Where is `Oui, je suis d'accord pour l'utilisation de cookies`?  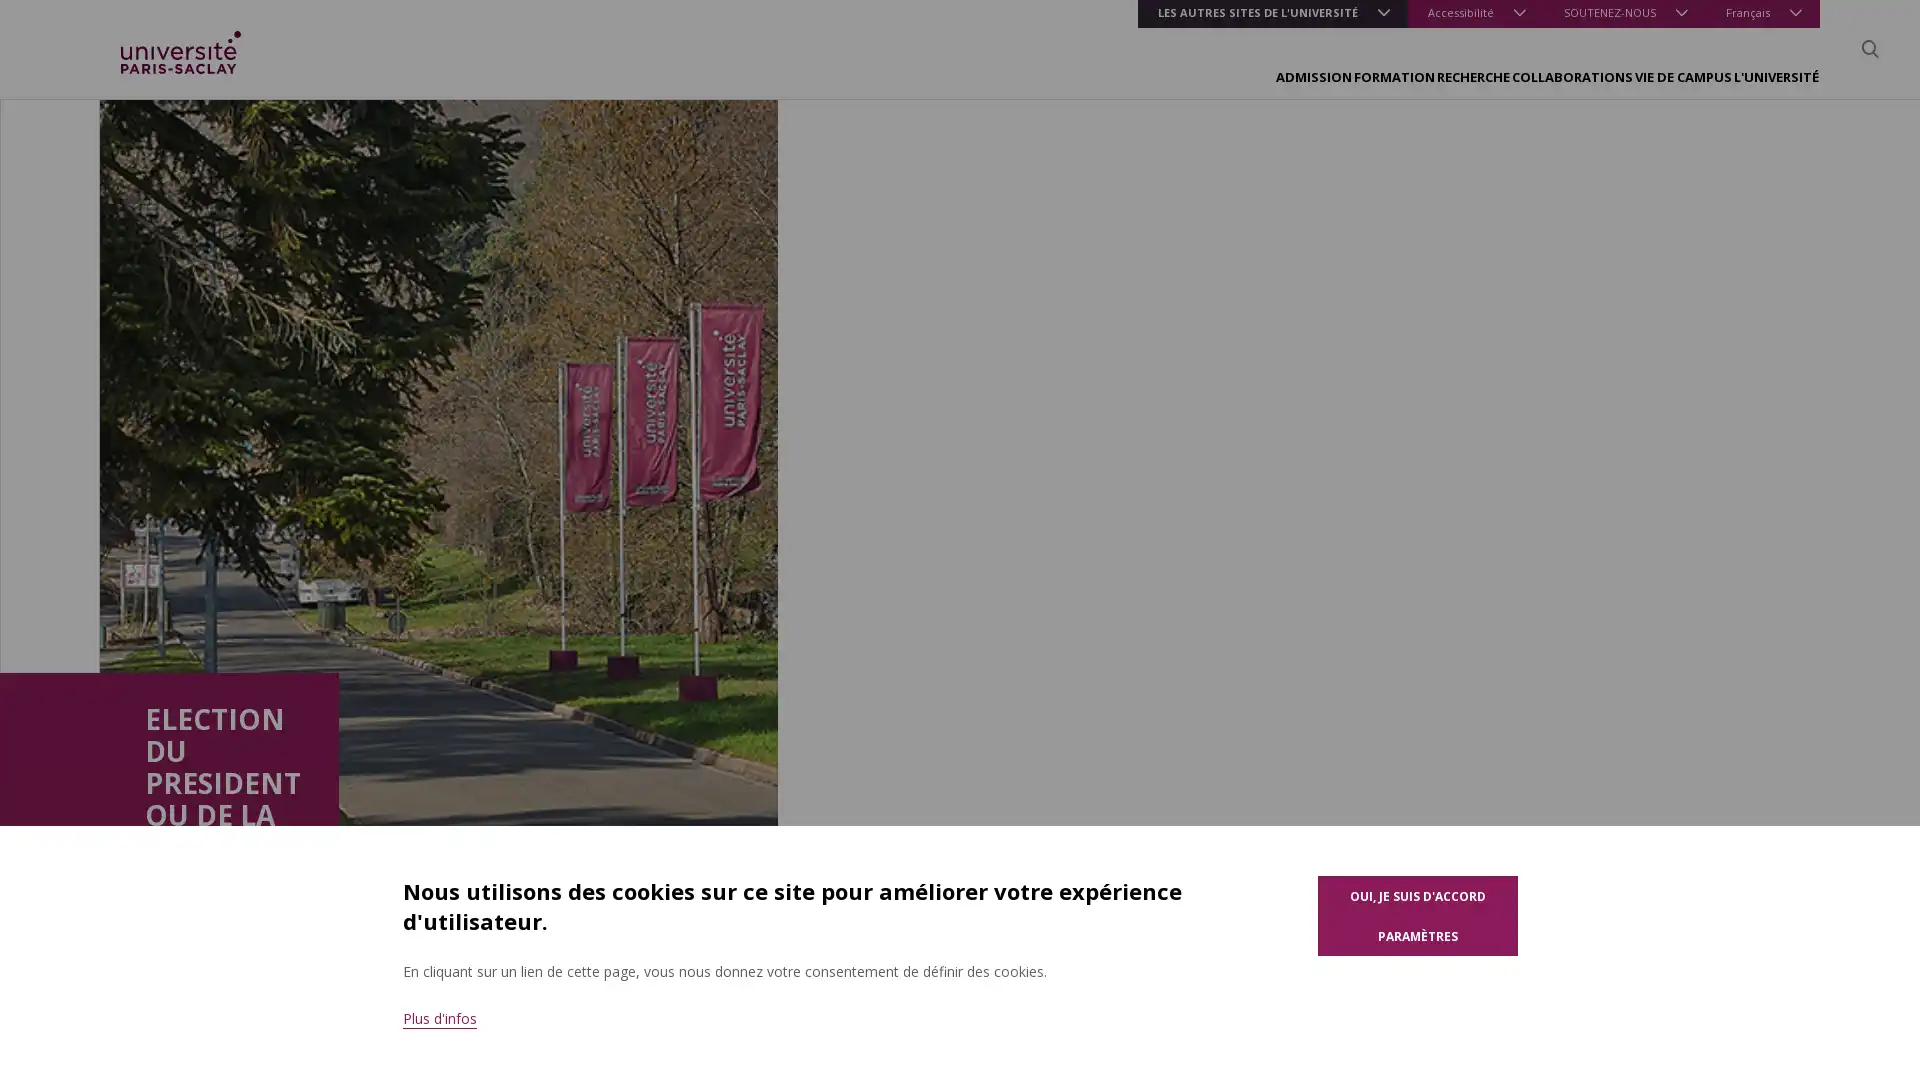
Oui, je suis d'accord pour l'utilisation de cookies is located at coordinates (1415, 894).